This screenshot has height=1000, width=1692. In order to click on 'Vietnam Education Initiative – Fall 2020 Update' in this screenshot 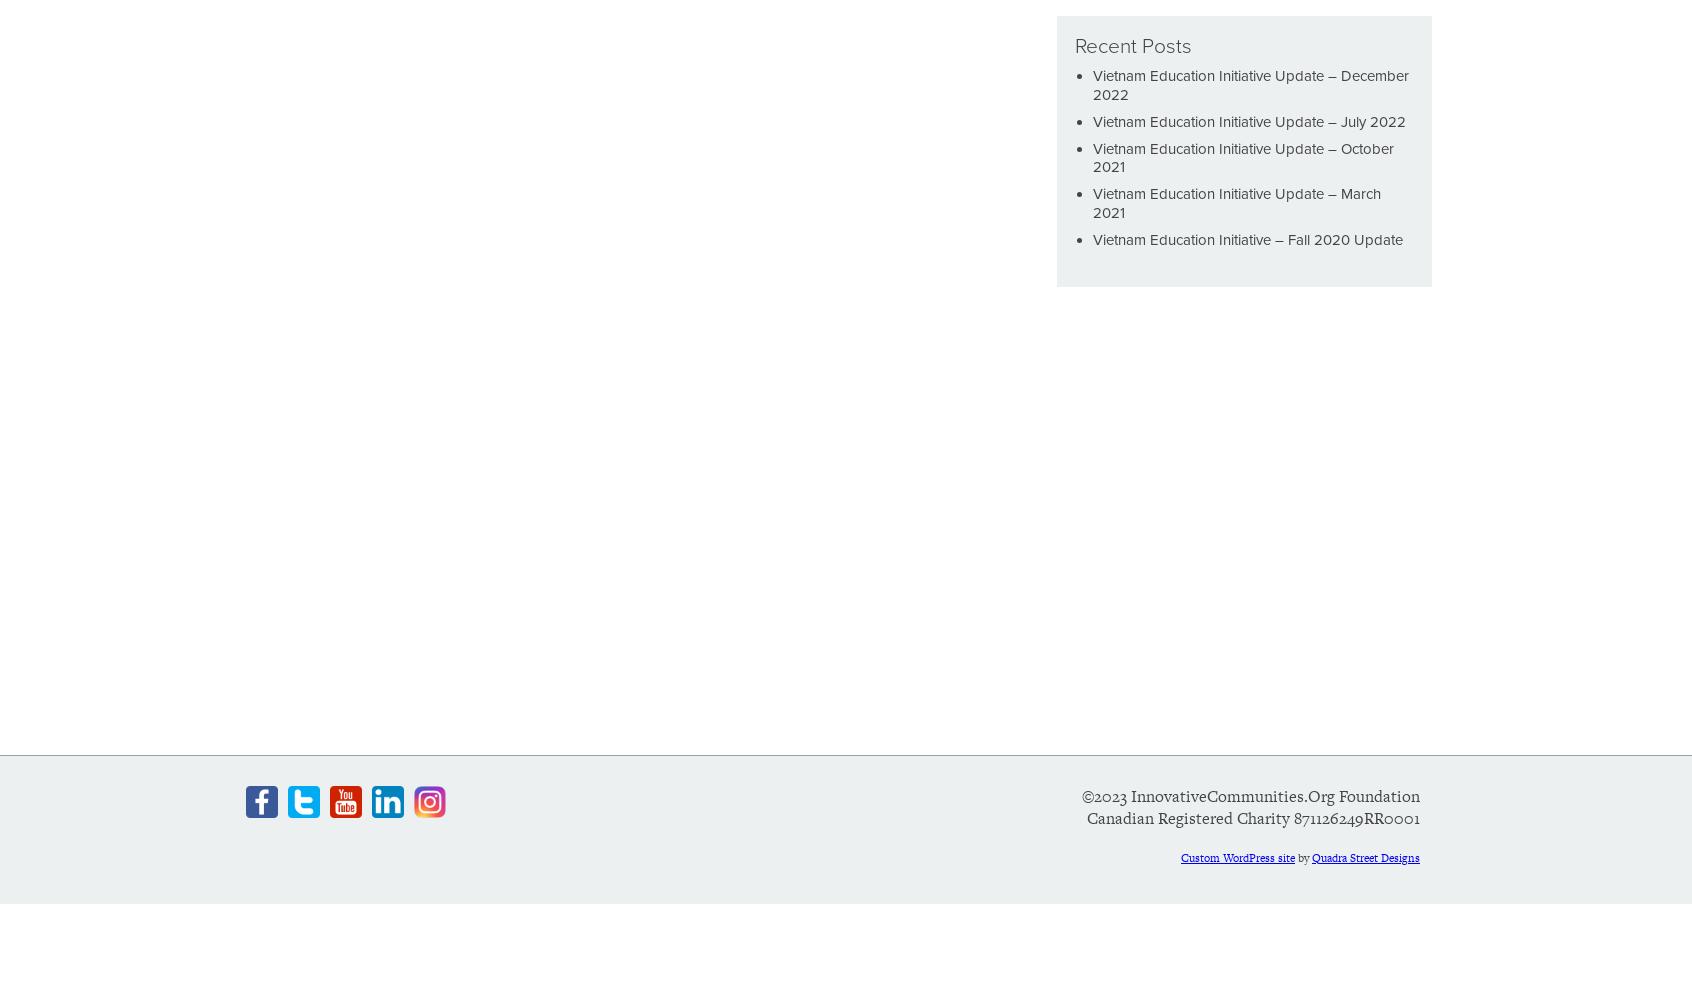, I will do `click(1248, 238)`.